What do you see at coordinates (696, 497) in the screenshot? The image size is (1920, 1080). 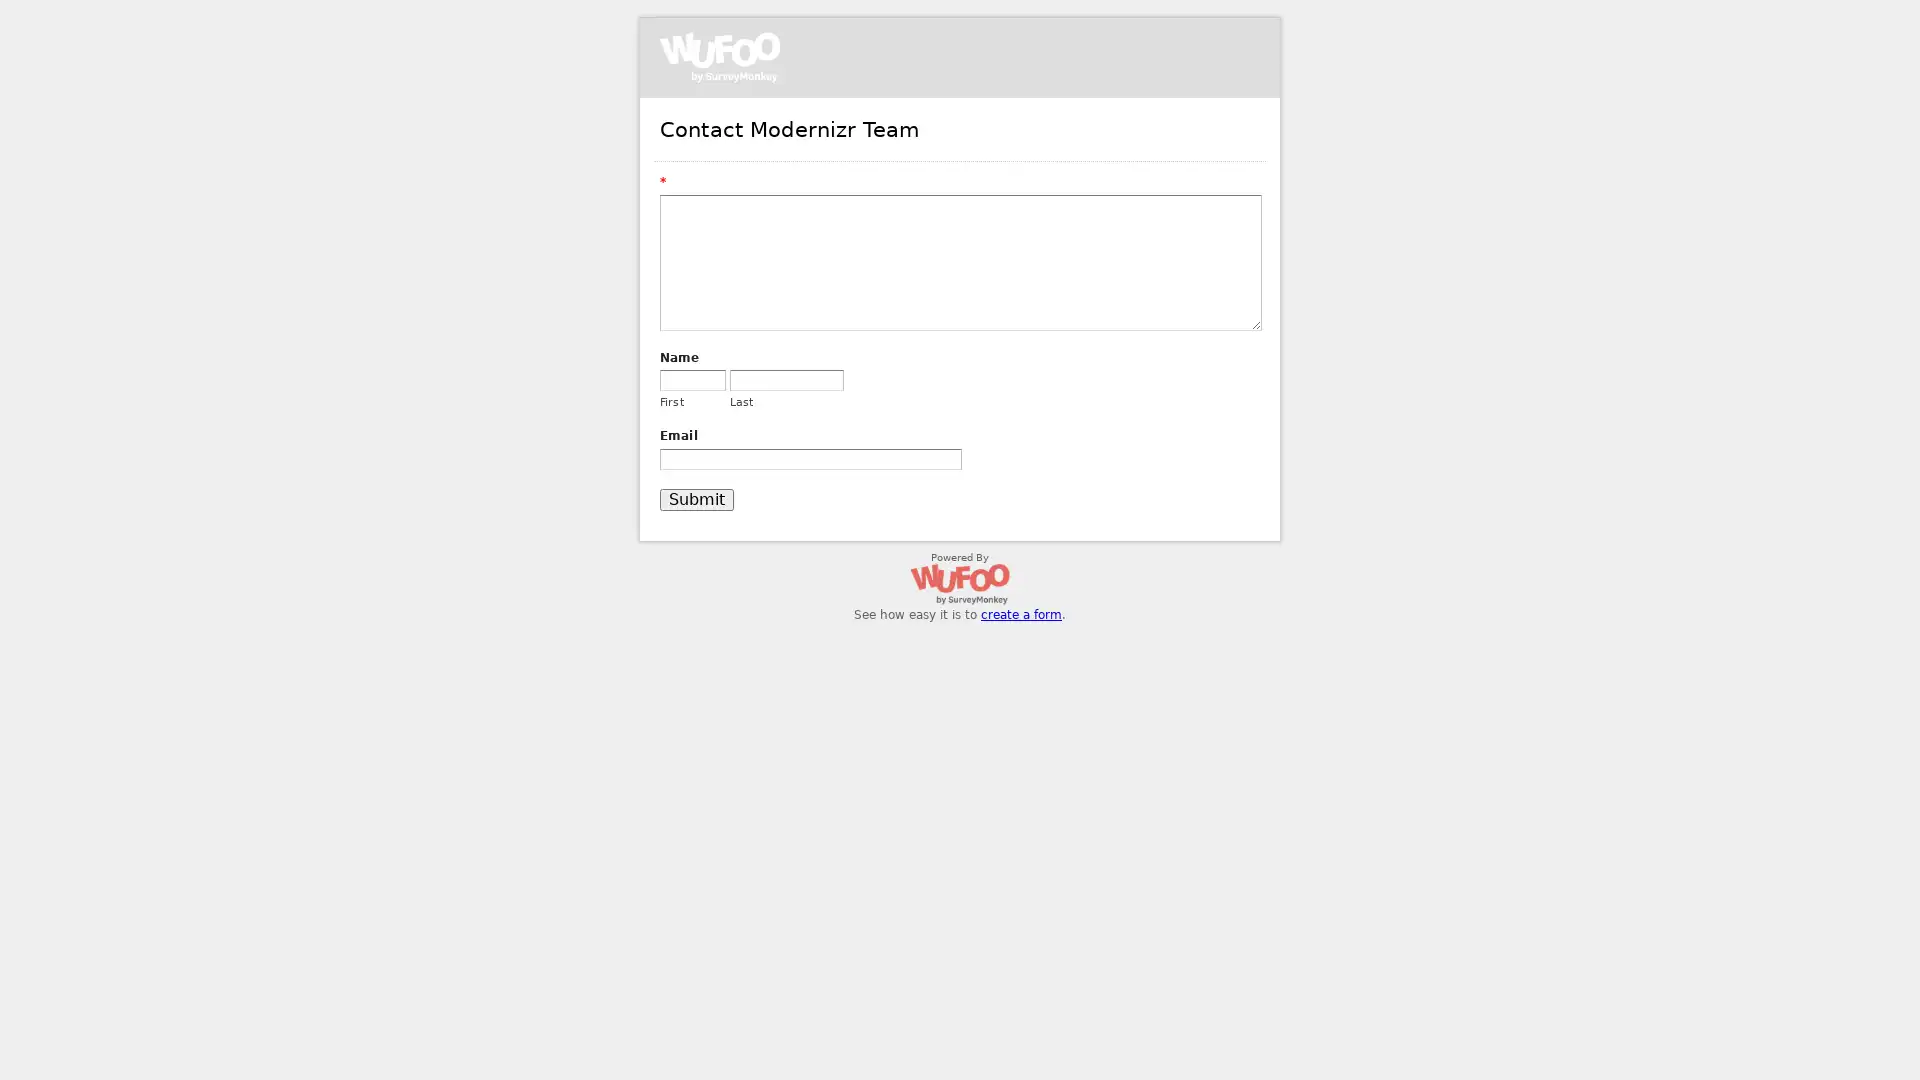 I see `Submit` at bounding box center [696, 497].